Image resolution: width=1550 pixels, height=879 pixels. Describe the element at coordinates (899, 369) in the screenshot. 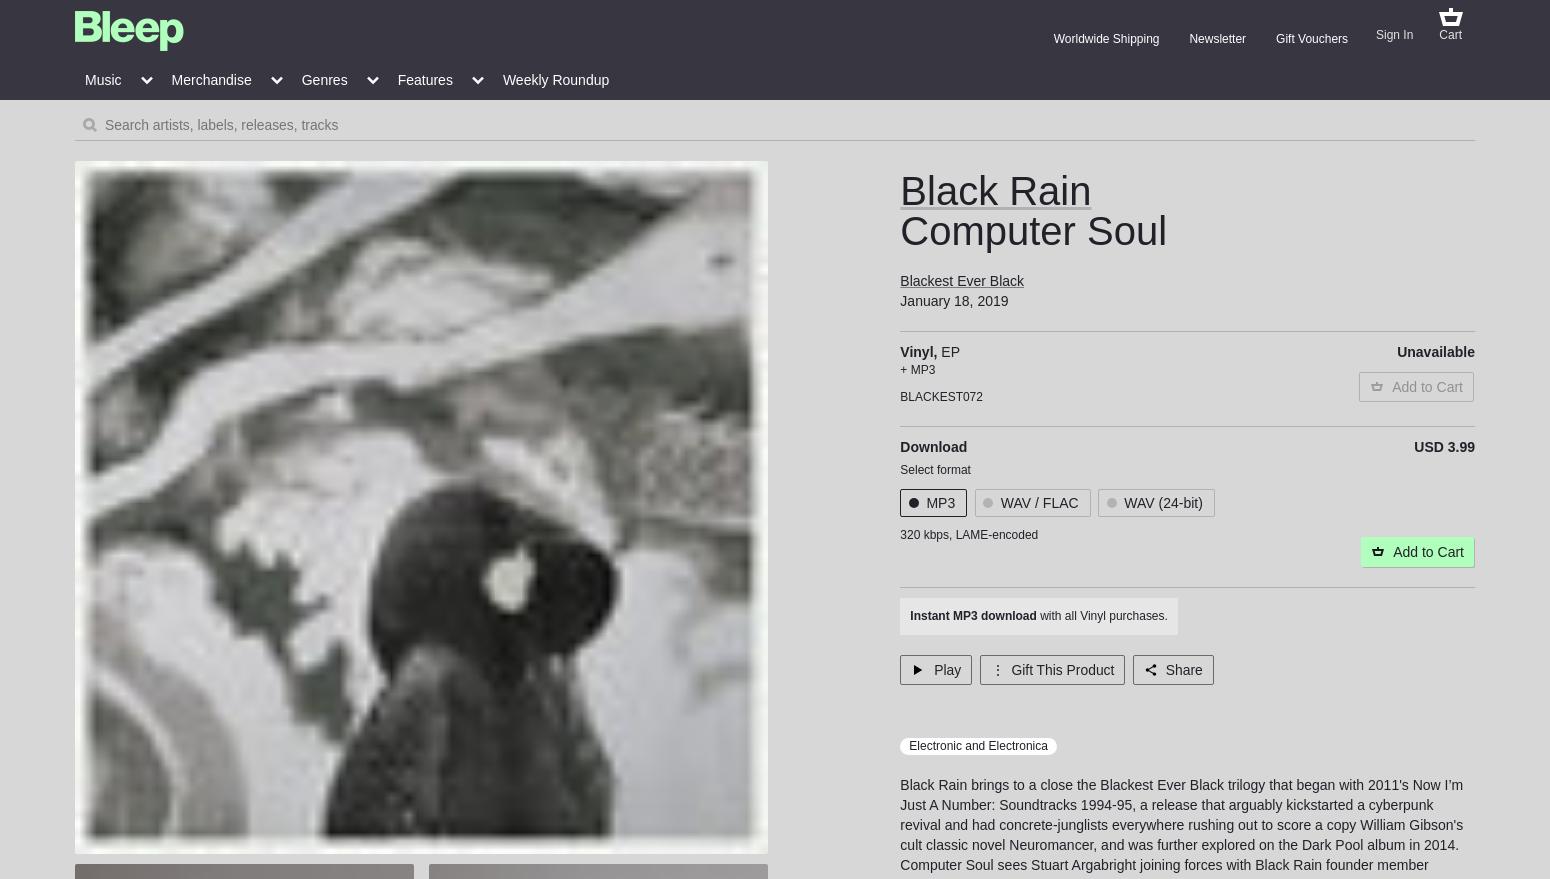

I see `'+ MP3'` at that location.